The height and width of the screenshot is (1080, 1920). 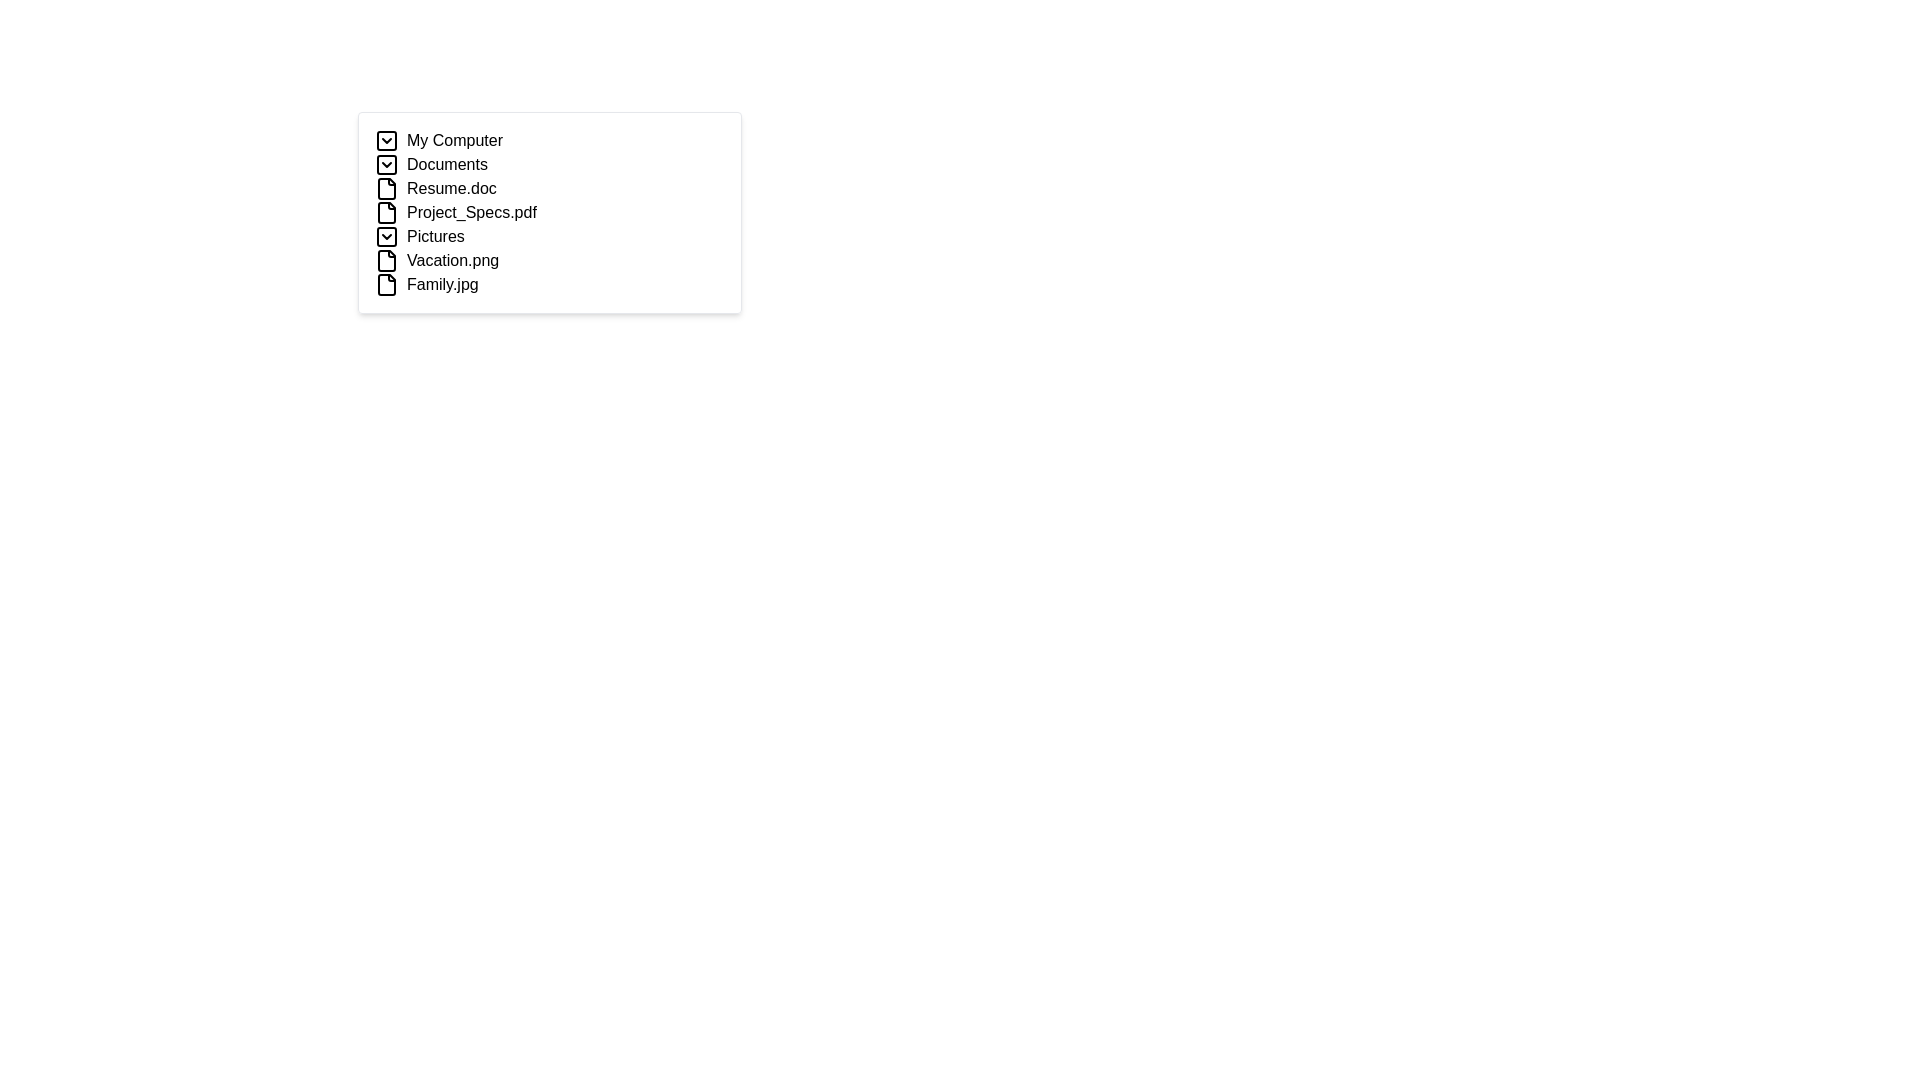 What do you see at coordinates (387, 189) in the screenshot?
I see `the file icon that represents 'Resume.doc', which is located in a vertical list of file entries between 'Documents' and 'Project_Specs.pdf'` at bounding box center [387, 189].